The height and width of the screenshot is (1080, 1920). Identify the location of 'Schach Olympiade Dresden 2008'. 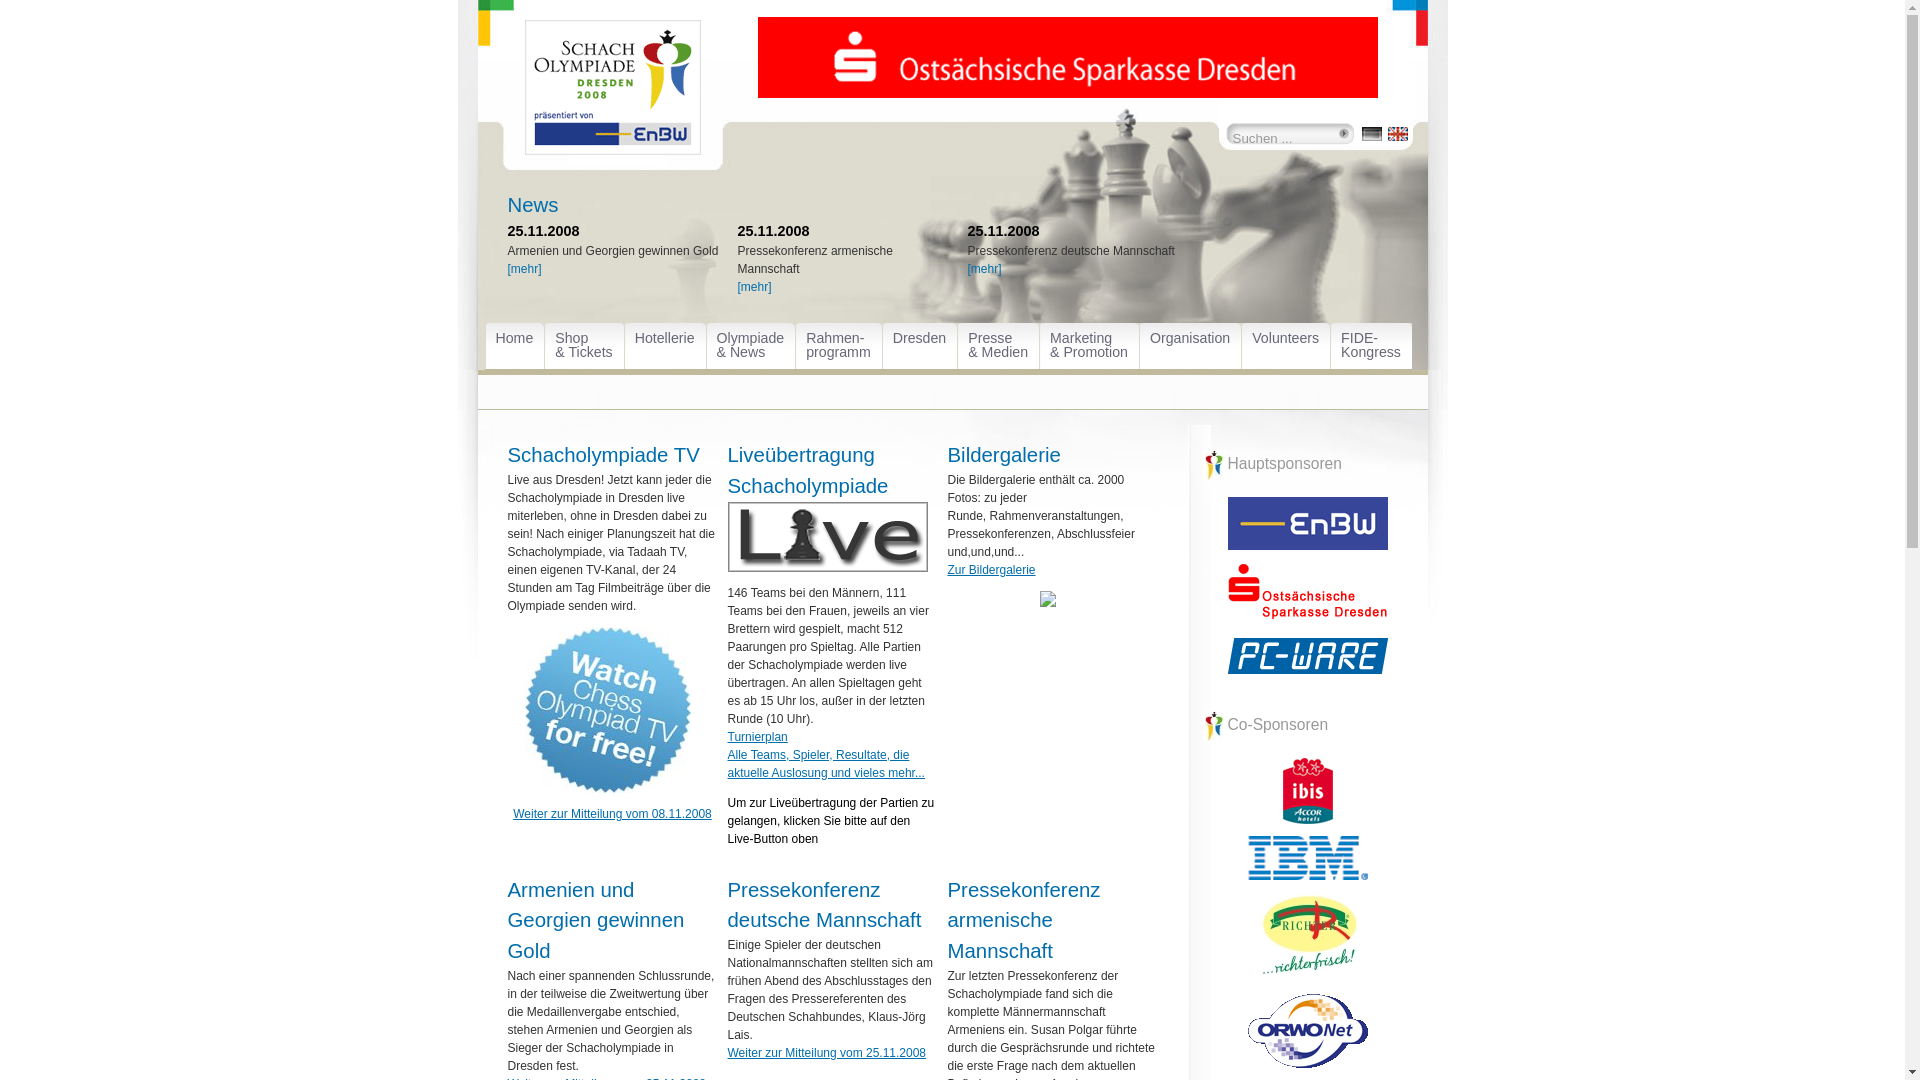
(612, 100).